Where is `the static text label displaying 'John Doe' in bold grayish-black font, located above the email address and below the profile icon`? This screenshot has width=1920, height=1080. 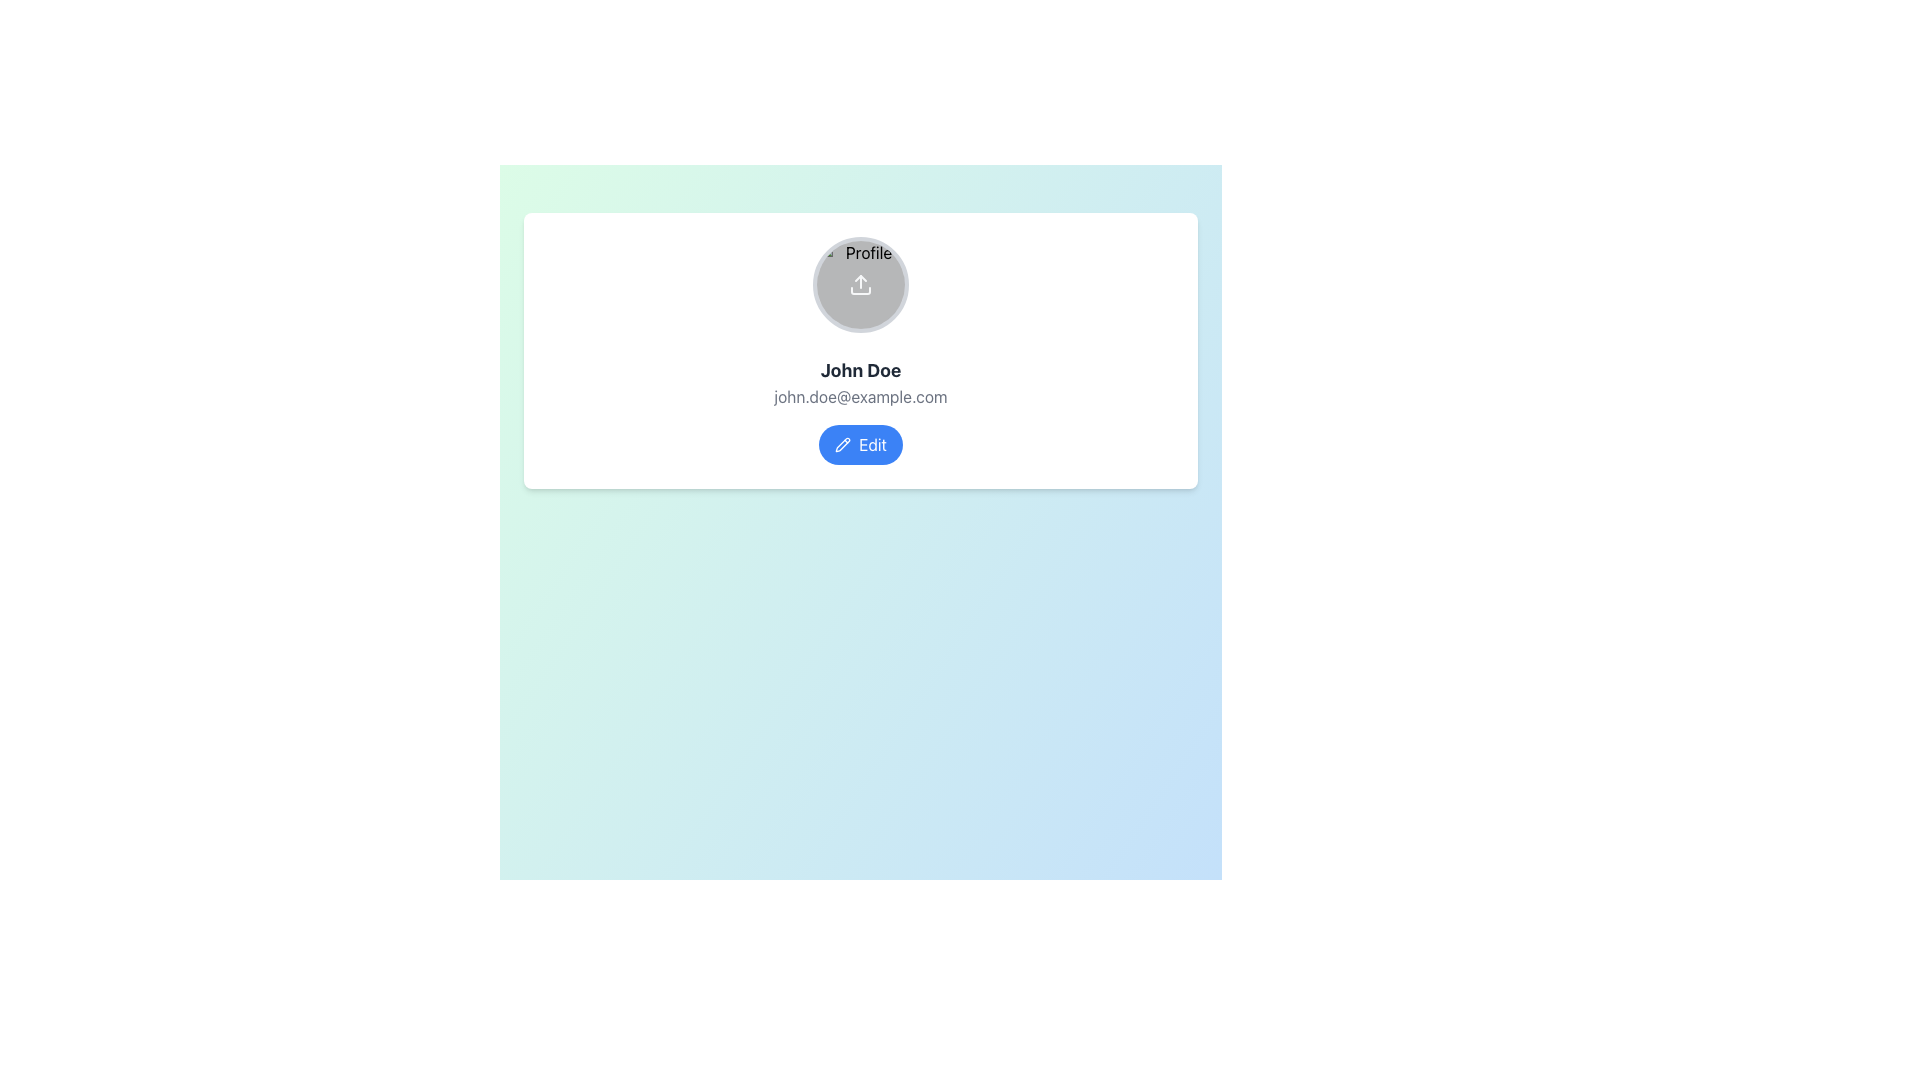
the static text label displaying 'John Doe' in bold grayish-black font, located above the email address and below the profile icon is located at coordinates (860, 370).